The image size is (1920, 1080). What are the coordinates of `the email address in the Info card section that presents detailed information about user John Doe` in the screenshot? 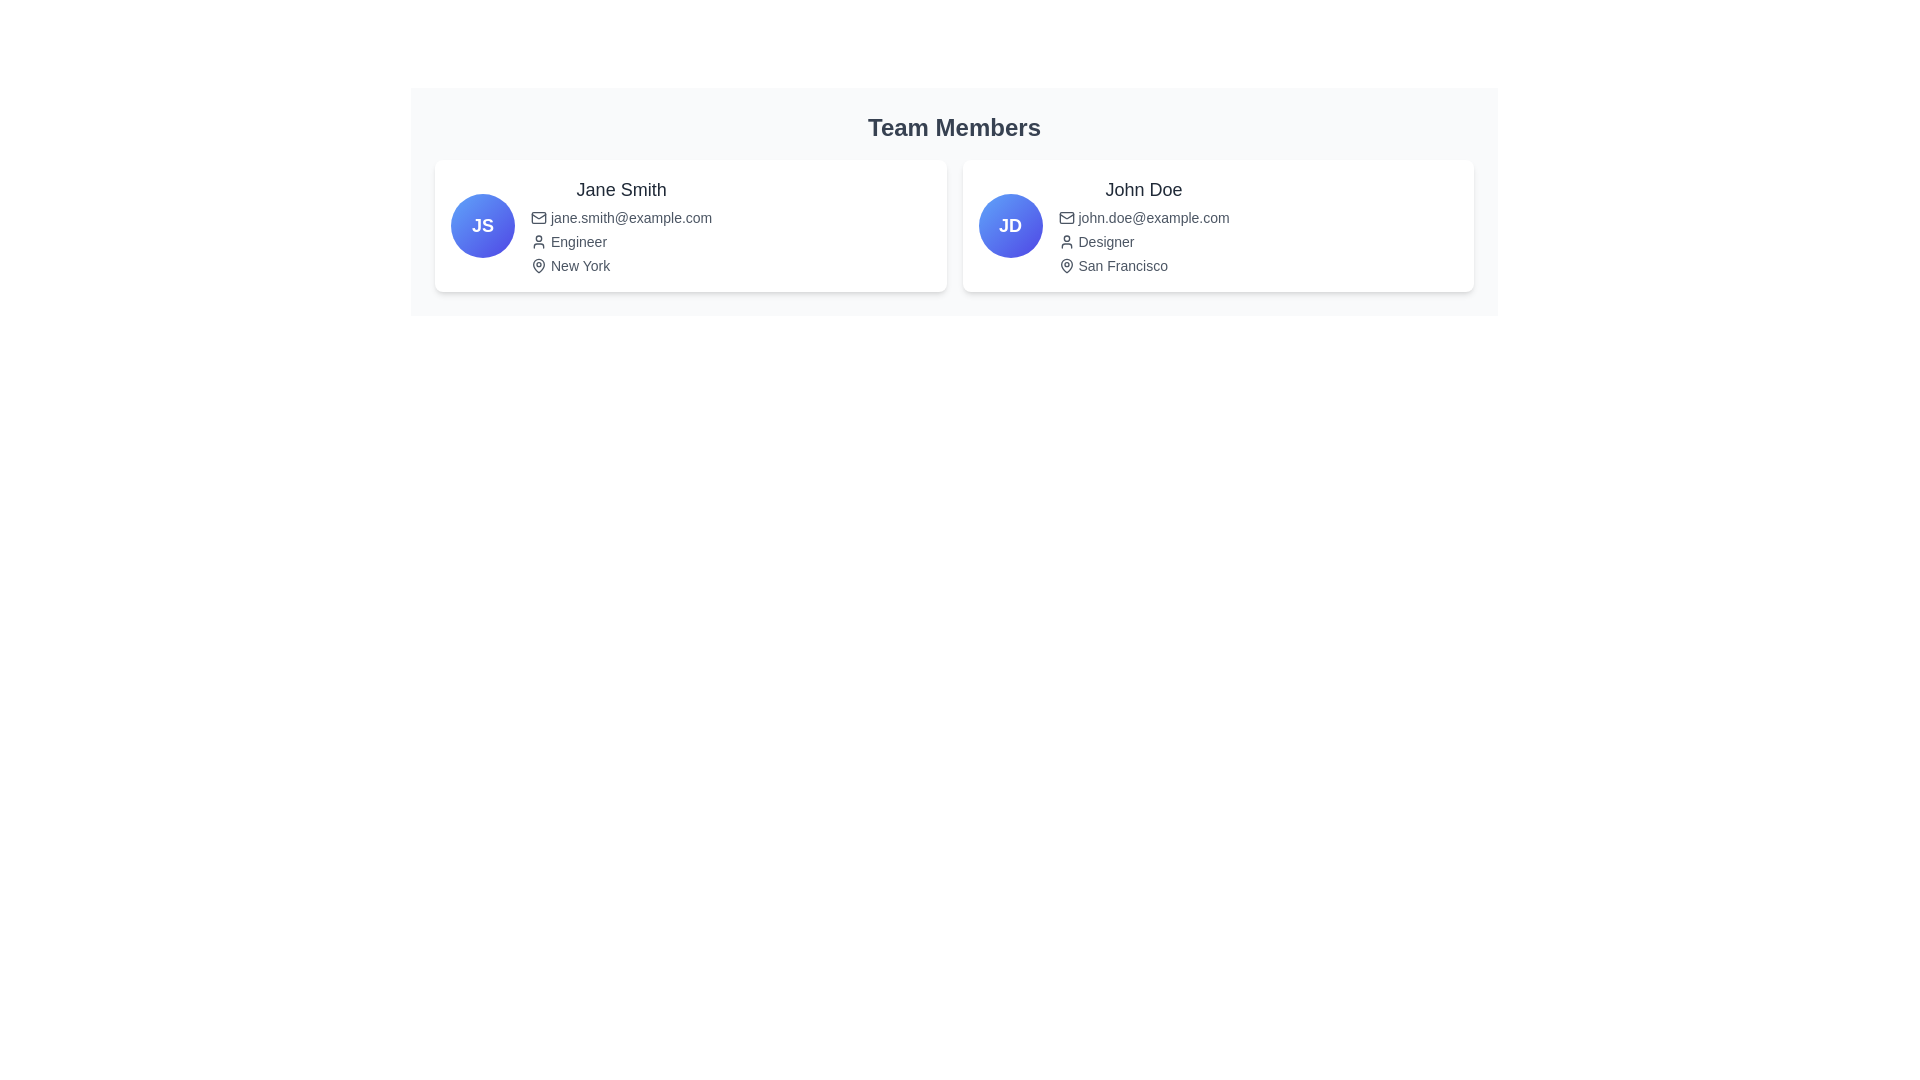 It's located at (1144, 225).